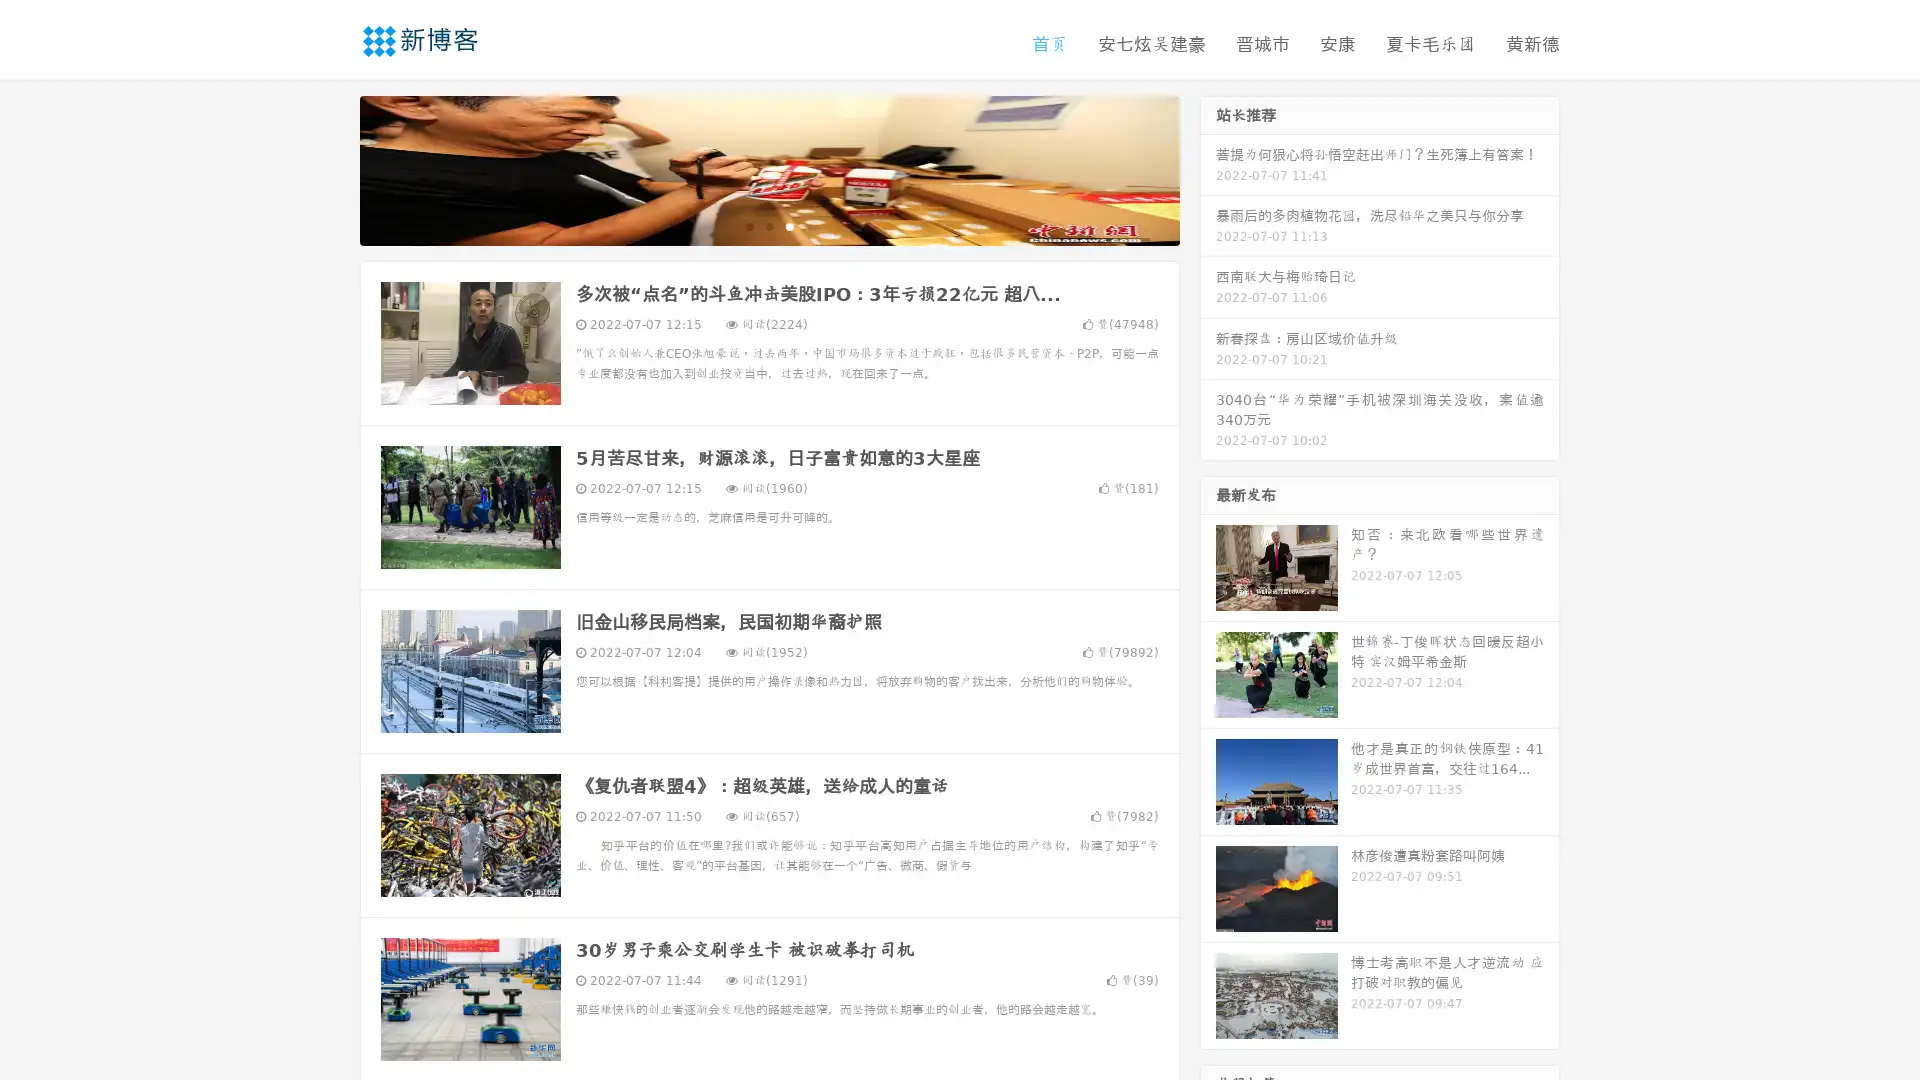 This screenshot has height=1080, width=1920. What do you see at coordinates (330, 168) in the screenshot?
I see `Previous slide` at bounding box center [330, 168].